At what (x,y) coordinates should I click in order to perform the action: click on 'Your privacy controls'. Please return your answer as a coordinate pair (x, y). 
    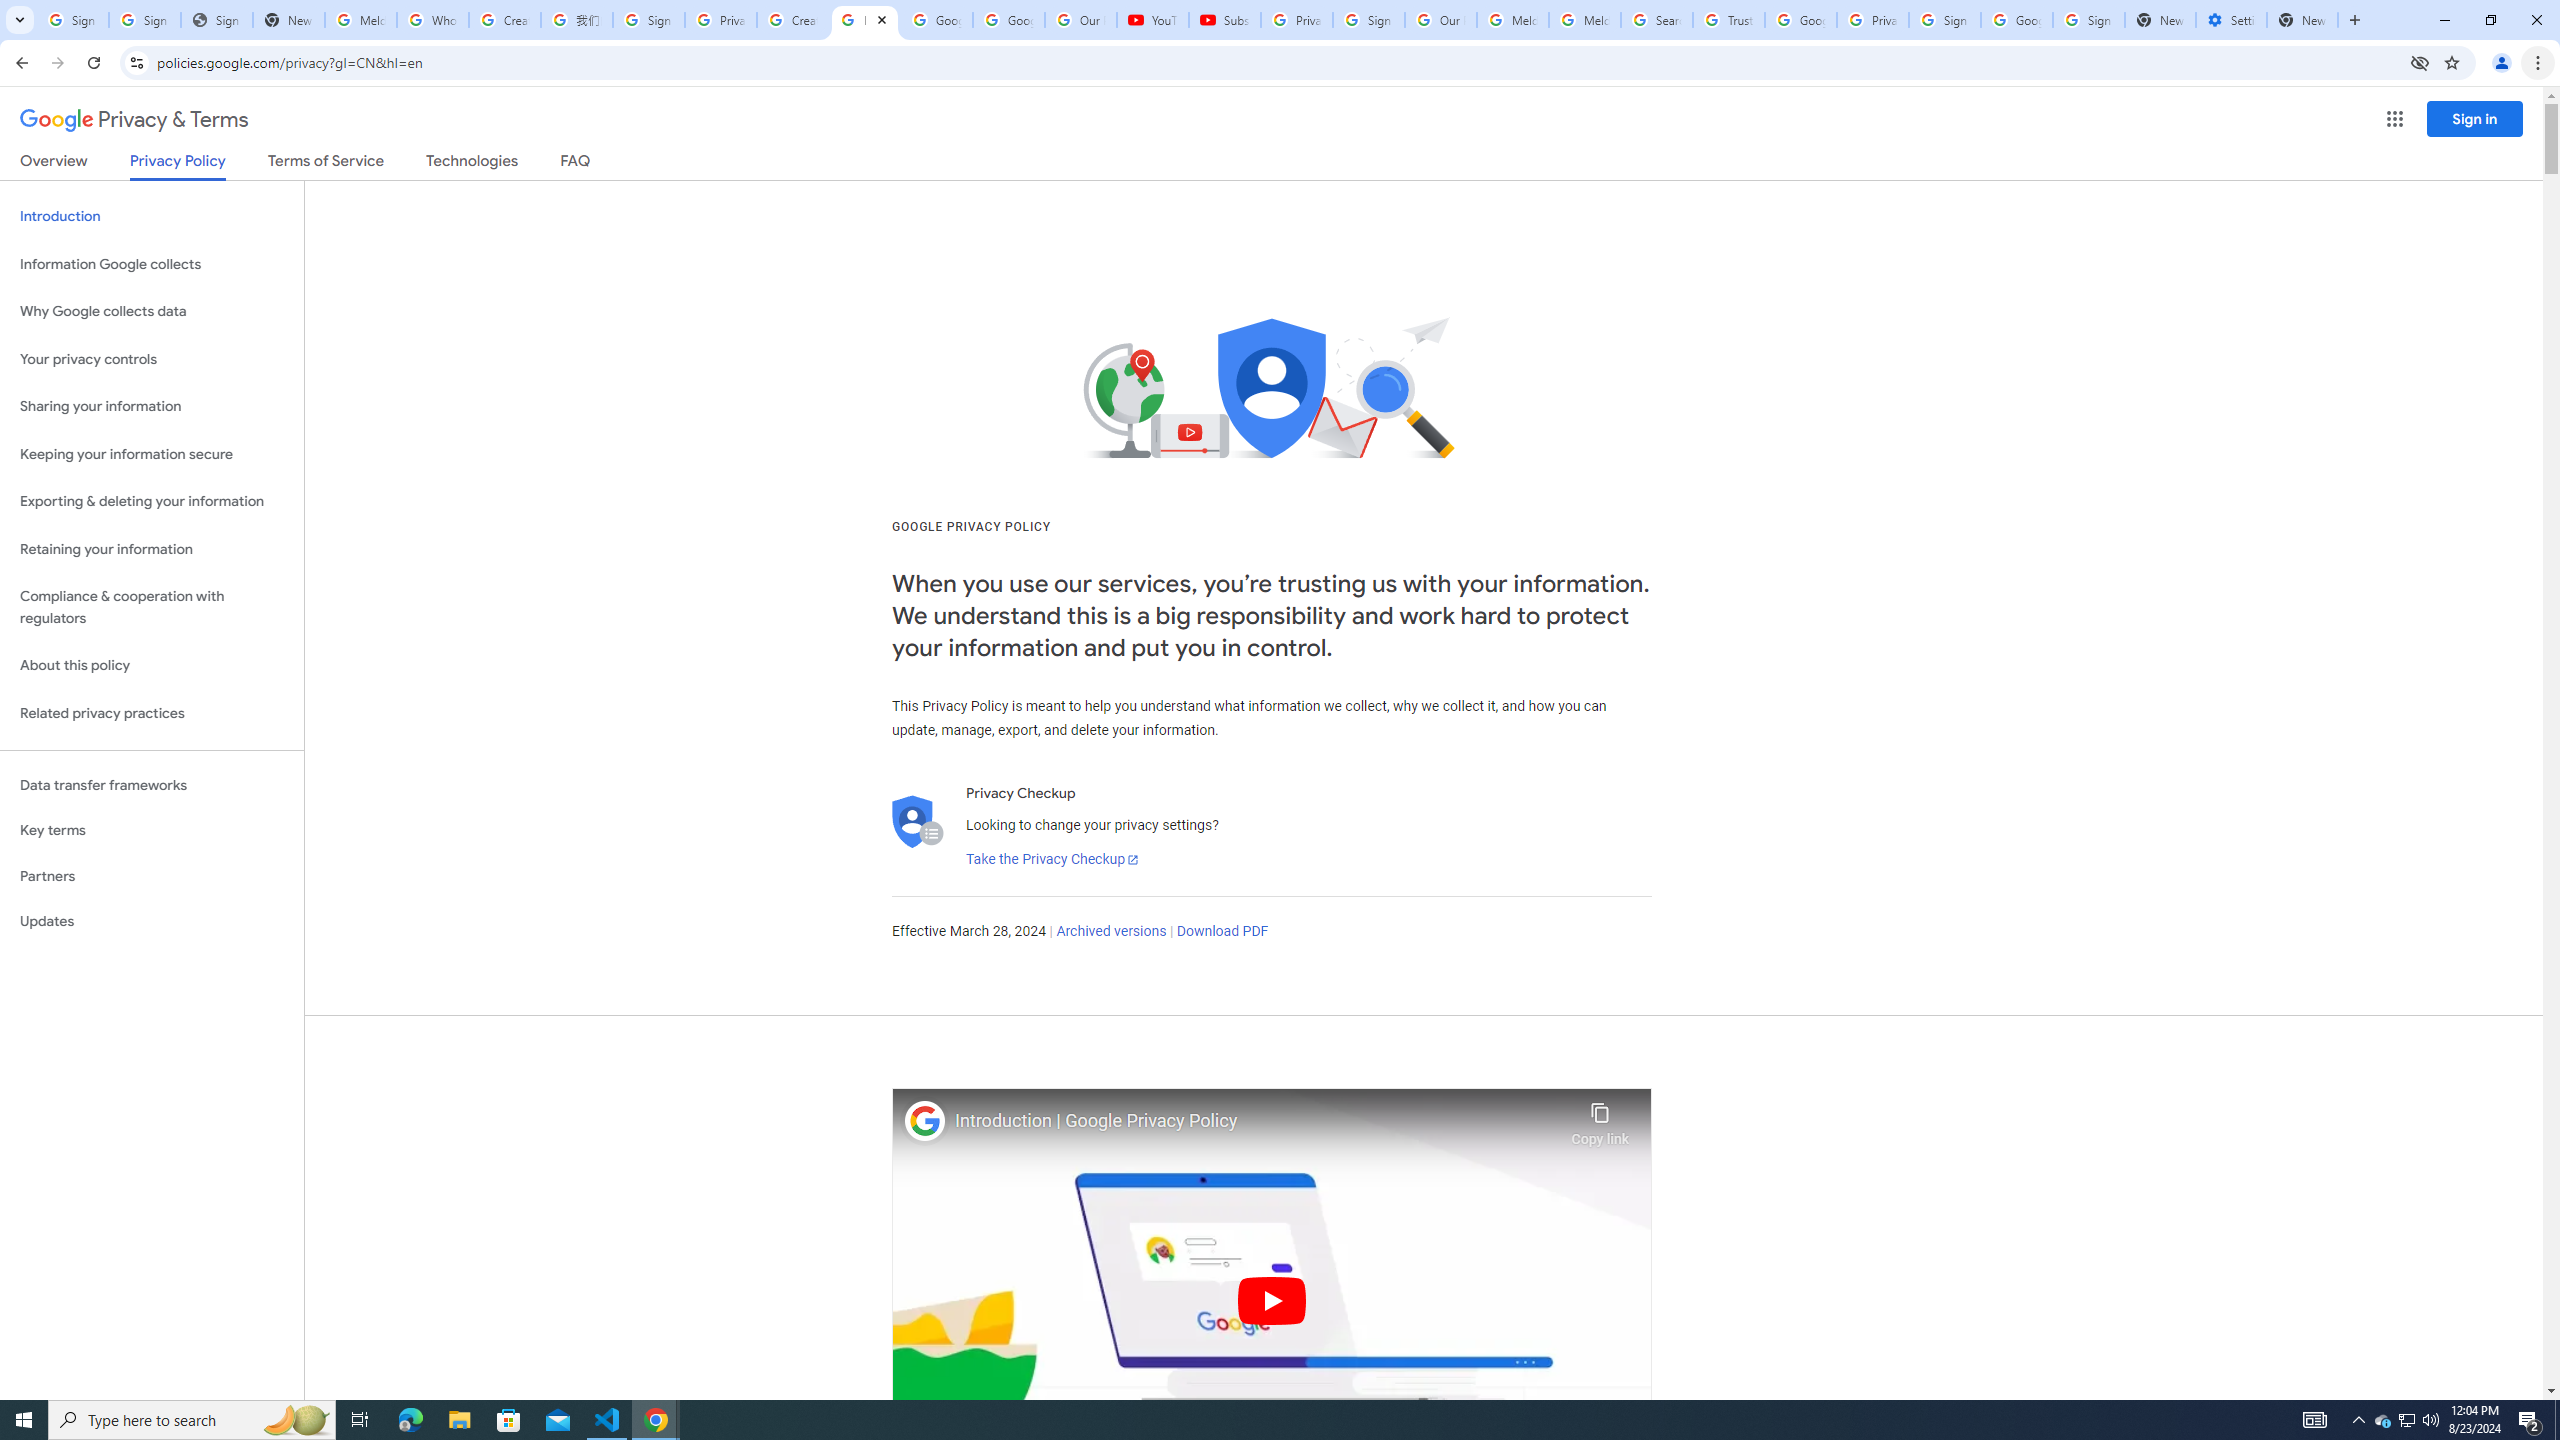
    Looking at the image, I should click on (151, 360).